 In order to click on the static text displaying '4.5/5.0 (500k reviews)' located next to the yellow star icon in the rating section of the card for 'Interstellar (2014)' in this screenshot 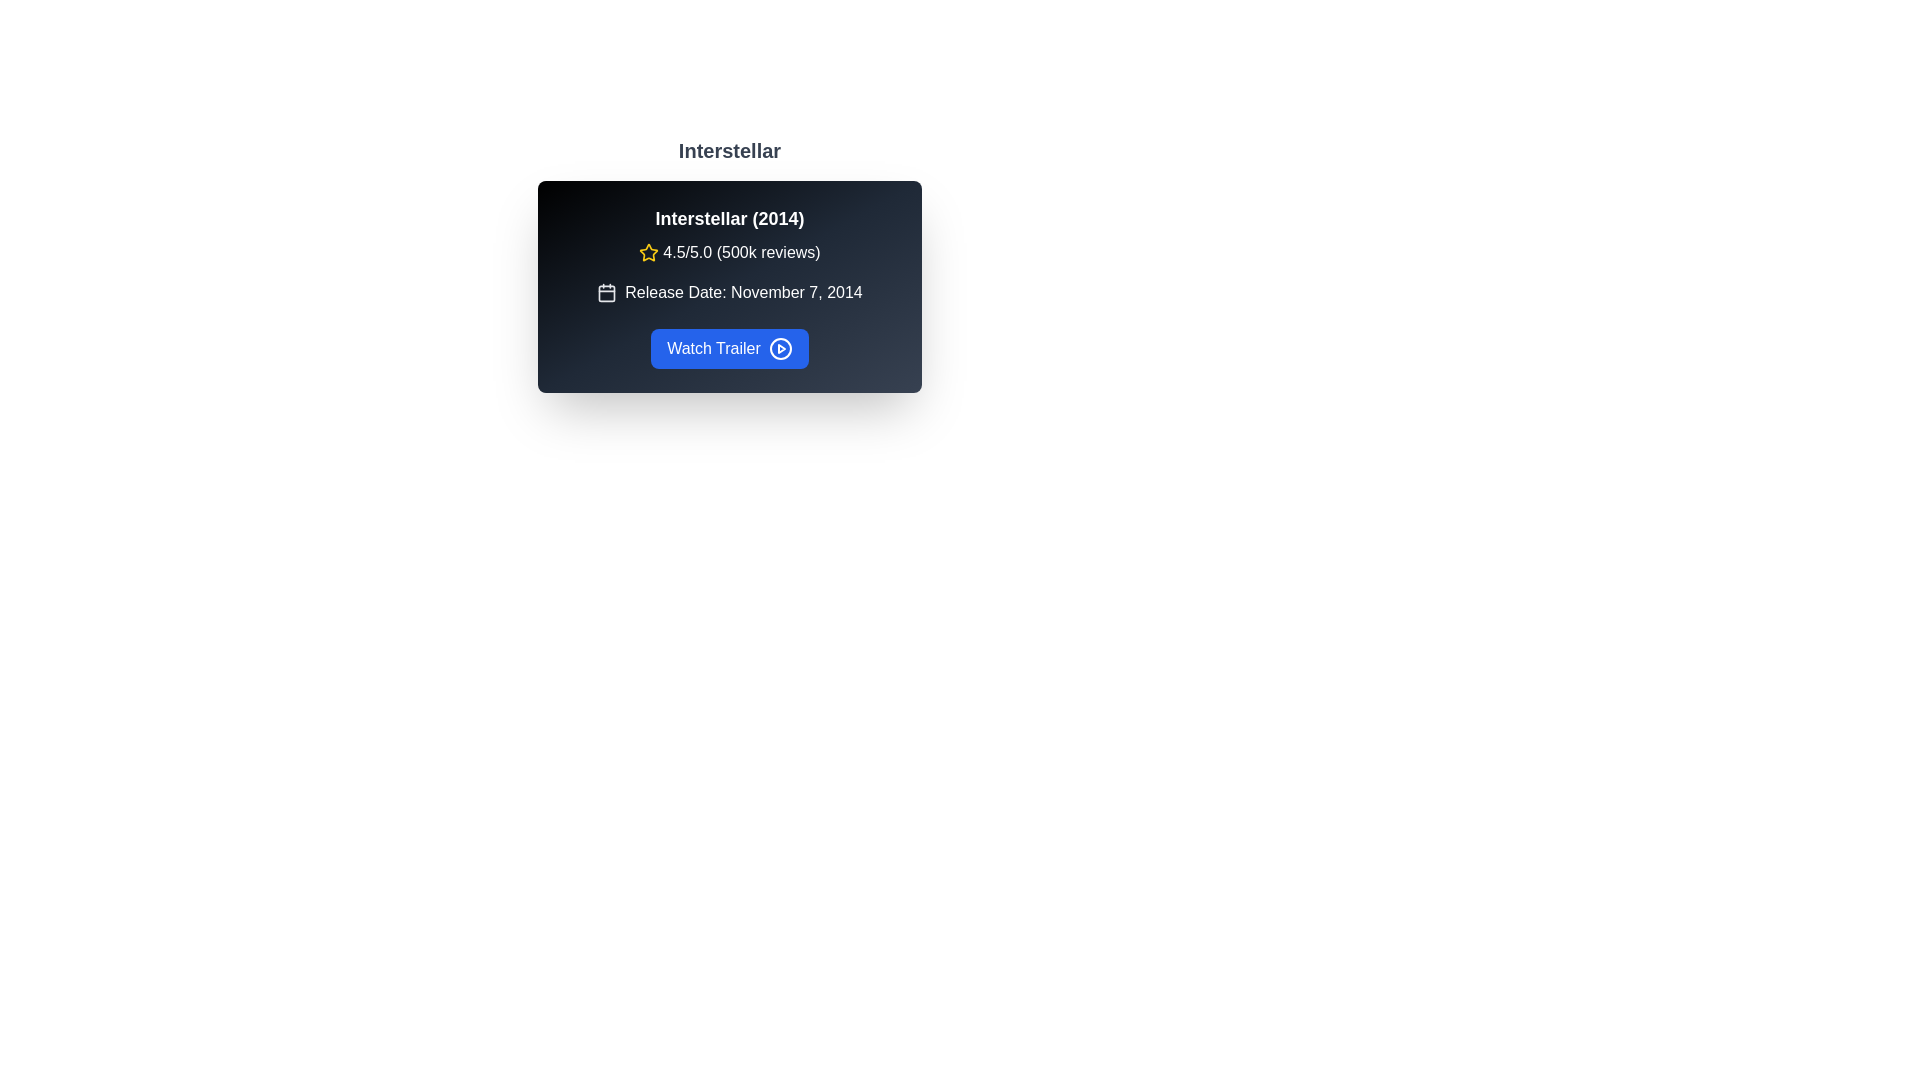, I will do `click(740, 252)`.